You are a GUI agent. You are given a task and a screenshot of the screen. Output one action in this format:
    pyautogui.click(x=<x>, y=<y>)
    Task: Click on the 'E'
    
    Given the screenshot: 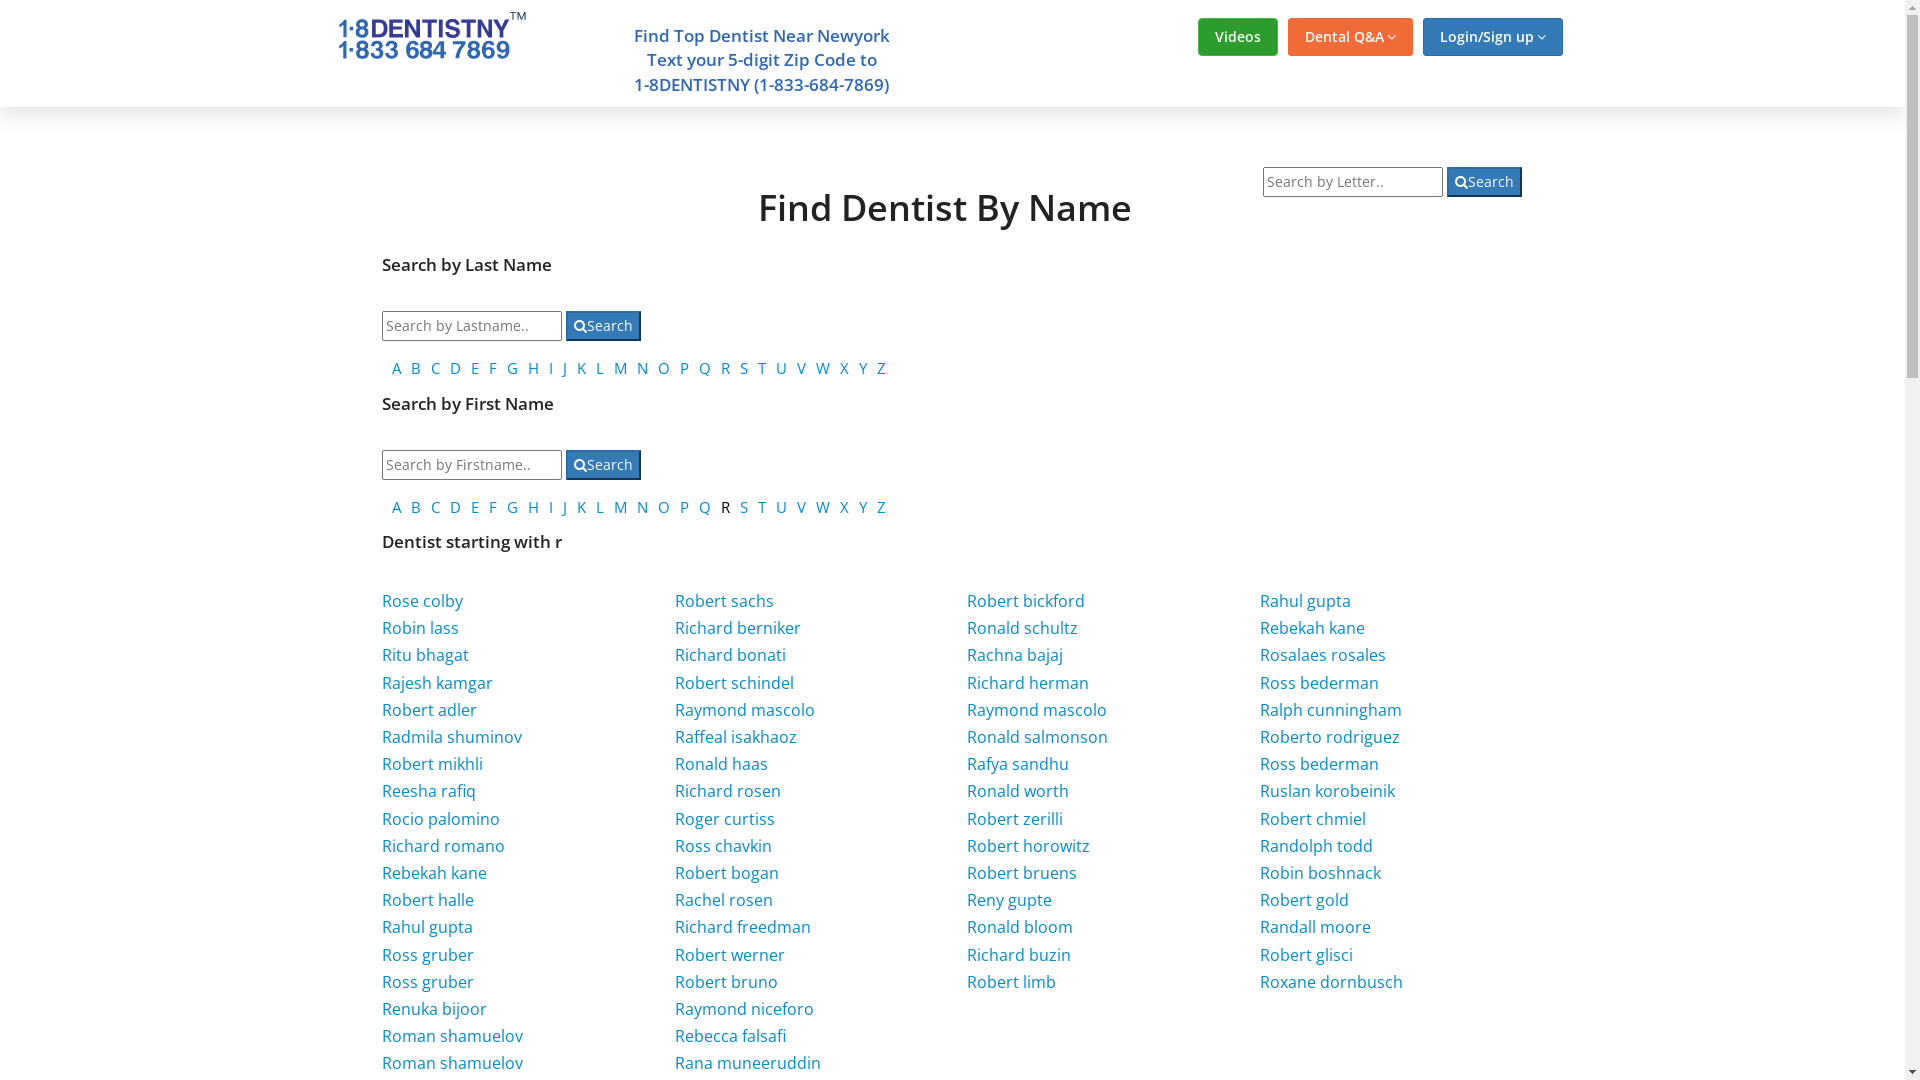 What is the action you would take?
    pyautogui.click(x=474, y=505)
    